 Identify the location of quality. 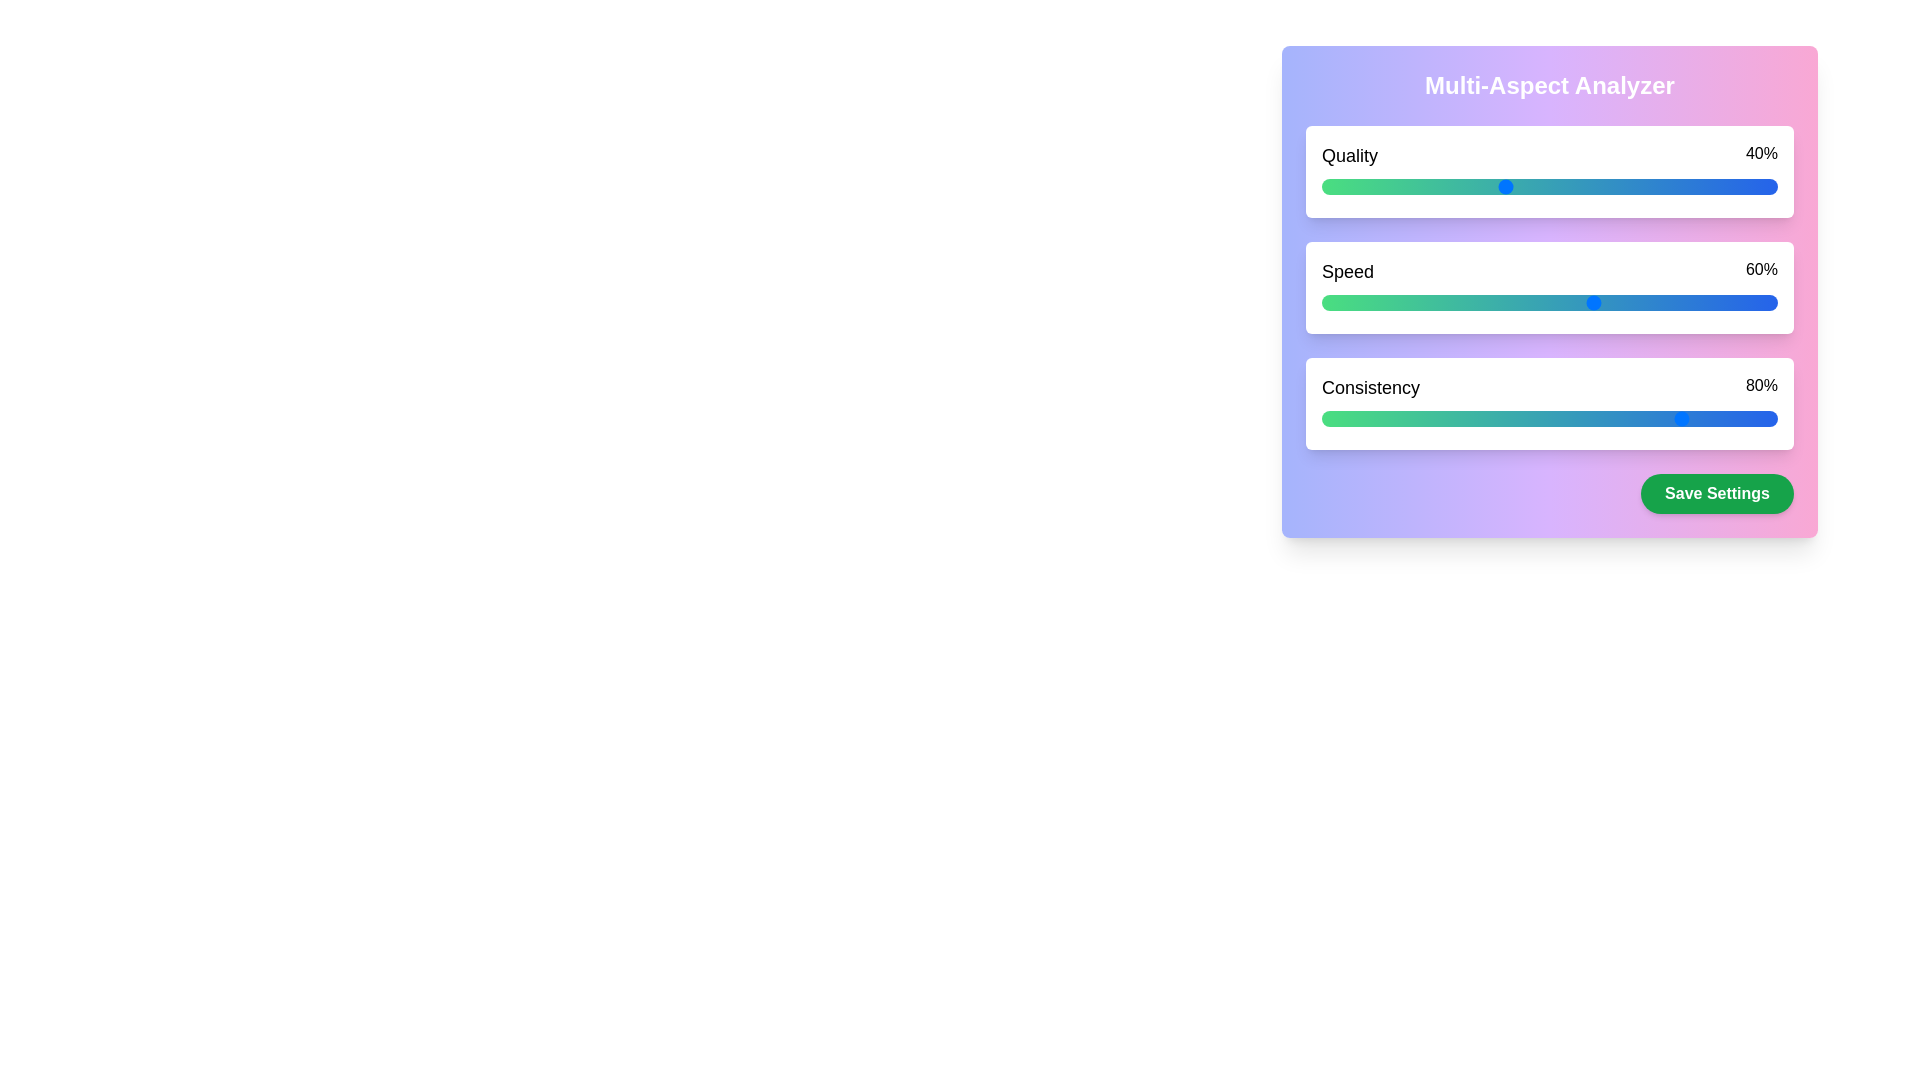
(1567, 186).